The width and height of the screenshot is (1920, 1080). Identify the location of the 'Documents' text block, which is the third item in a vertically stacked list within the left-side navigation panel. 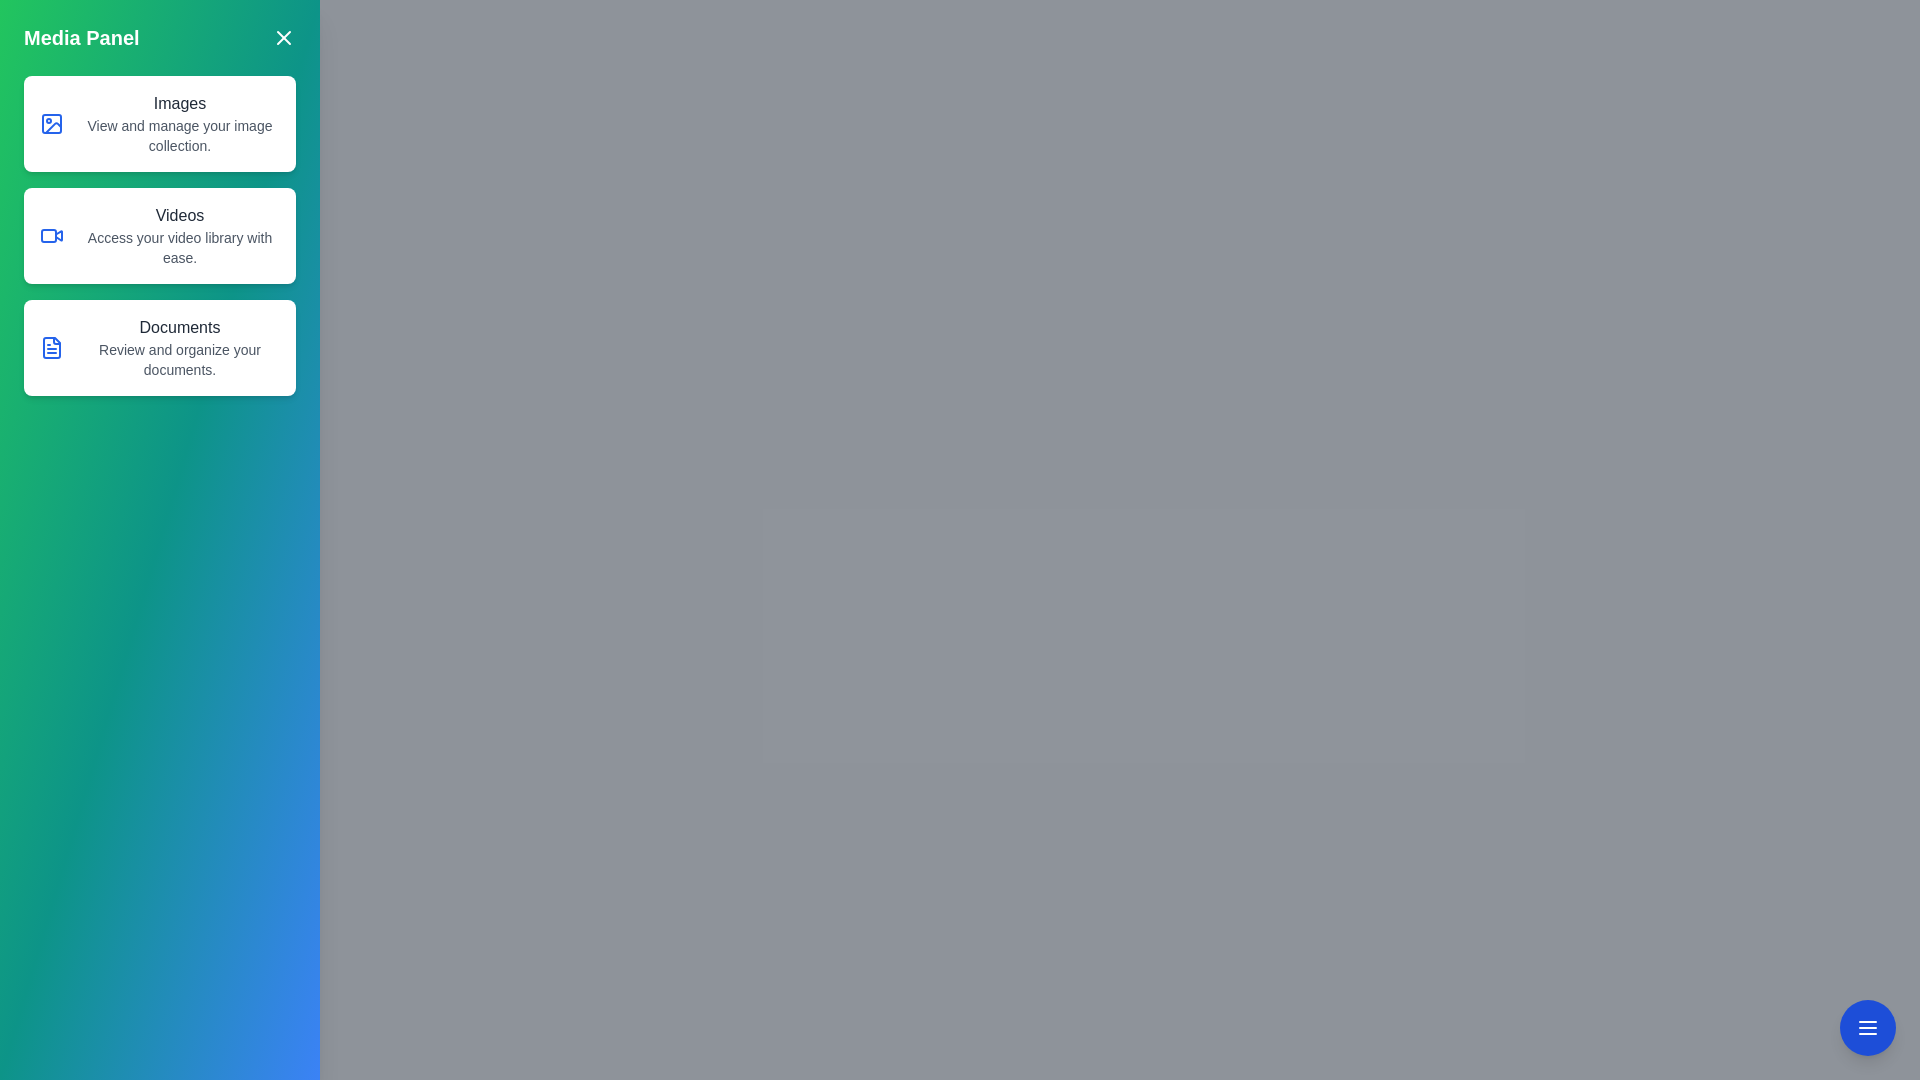
(180, 346).